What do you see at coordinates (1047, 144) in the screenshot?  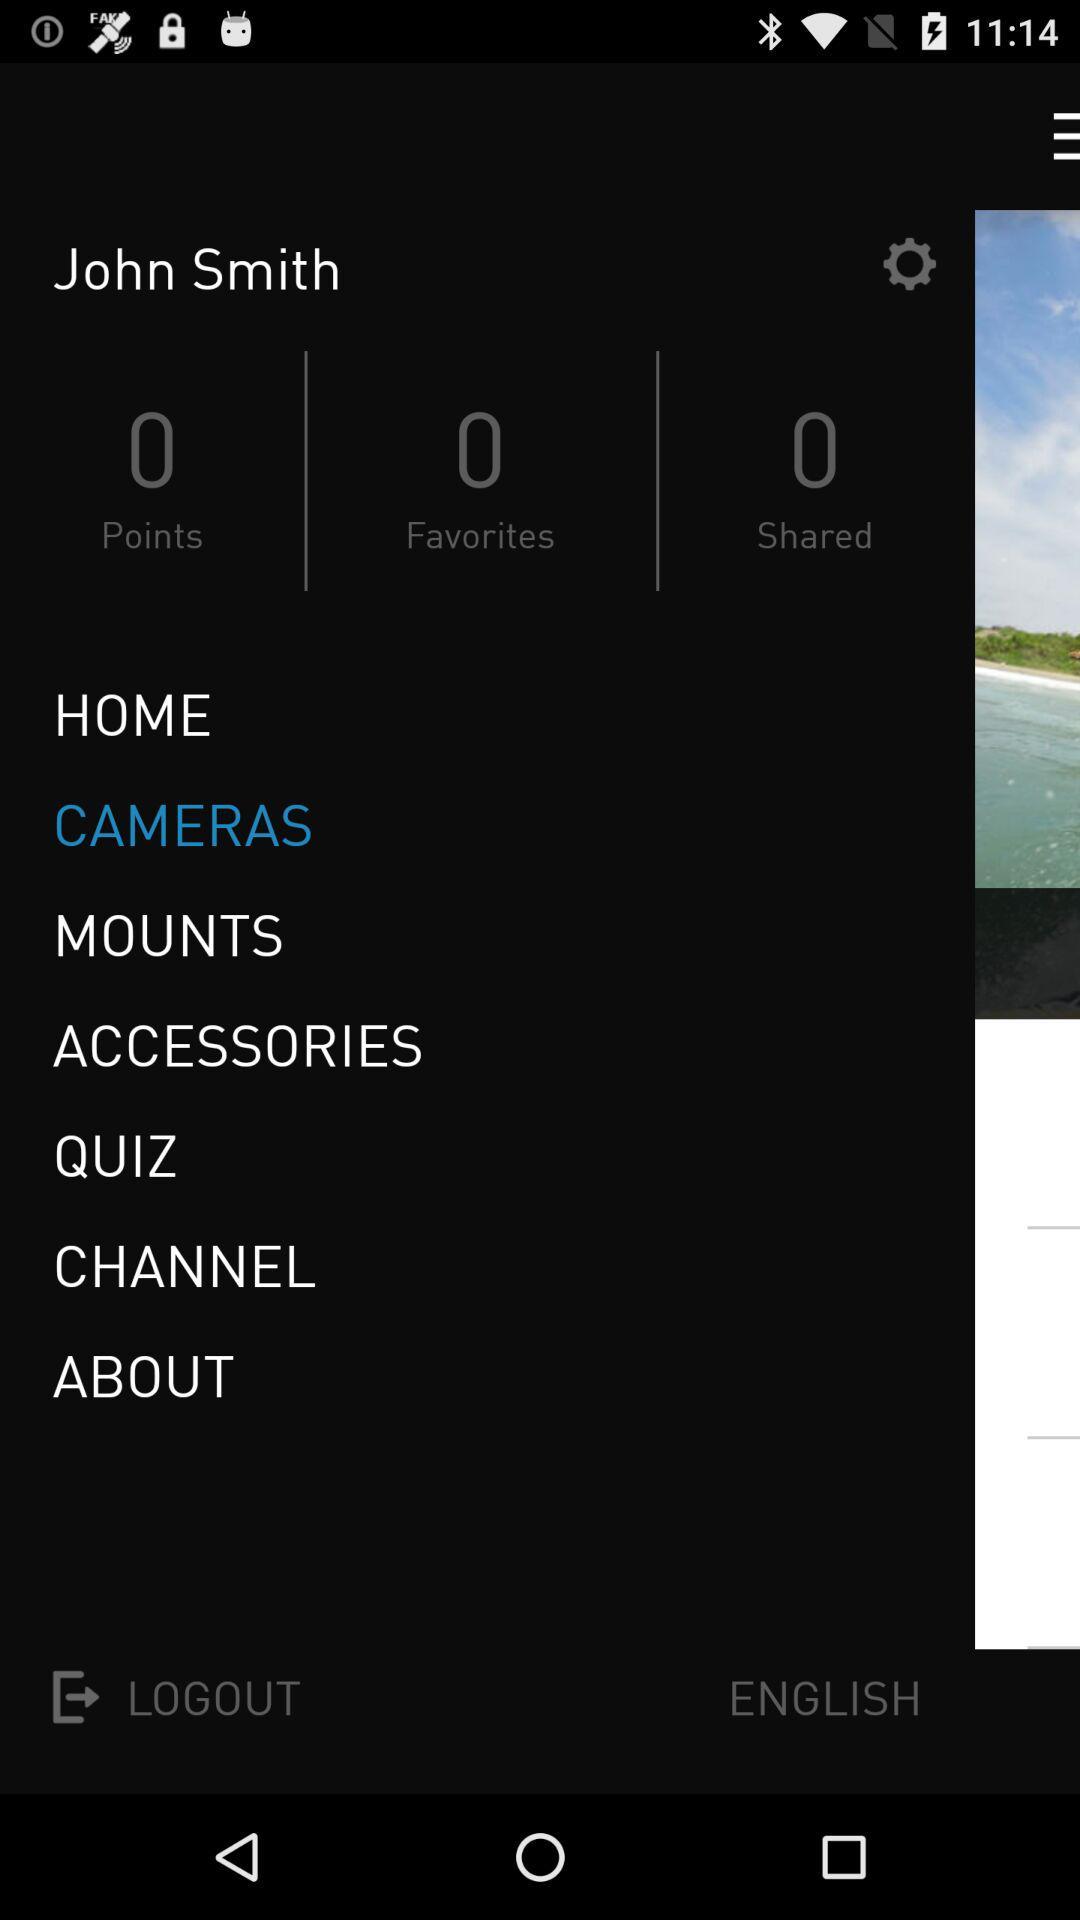 I see `the menu icon` at bounding box center [1047, 144].